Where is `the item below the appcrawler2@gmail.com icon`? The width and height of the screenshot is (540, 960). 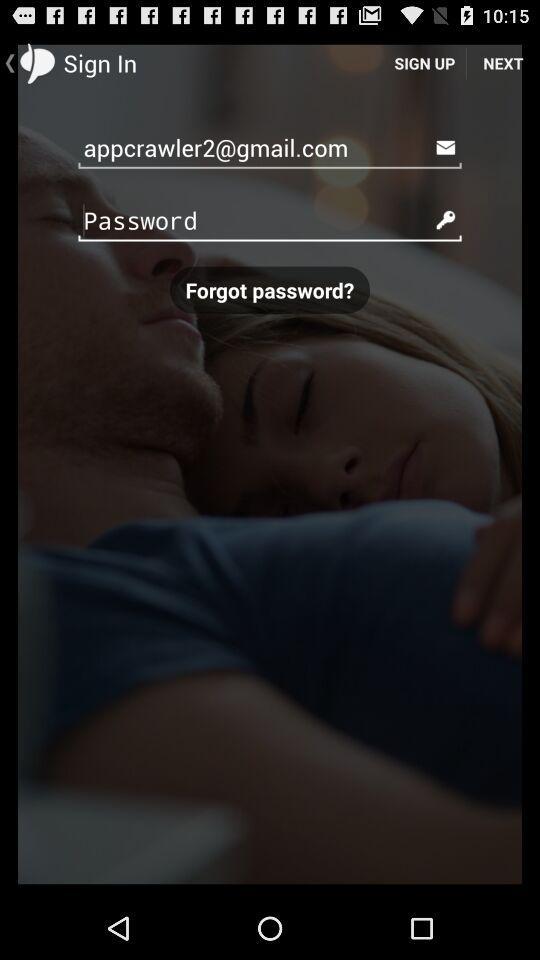
the item below the appcrawler2@gmail.com icon is located at coordinates (270, 219).